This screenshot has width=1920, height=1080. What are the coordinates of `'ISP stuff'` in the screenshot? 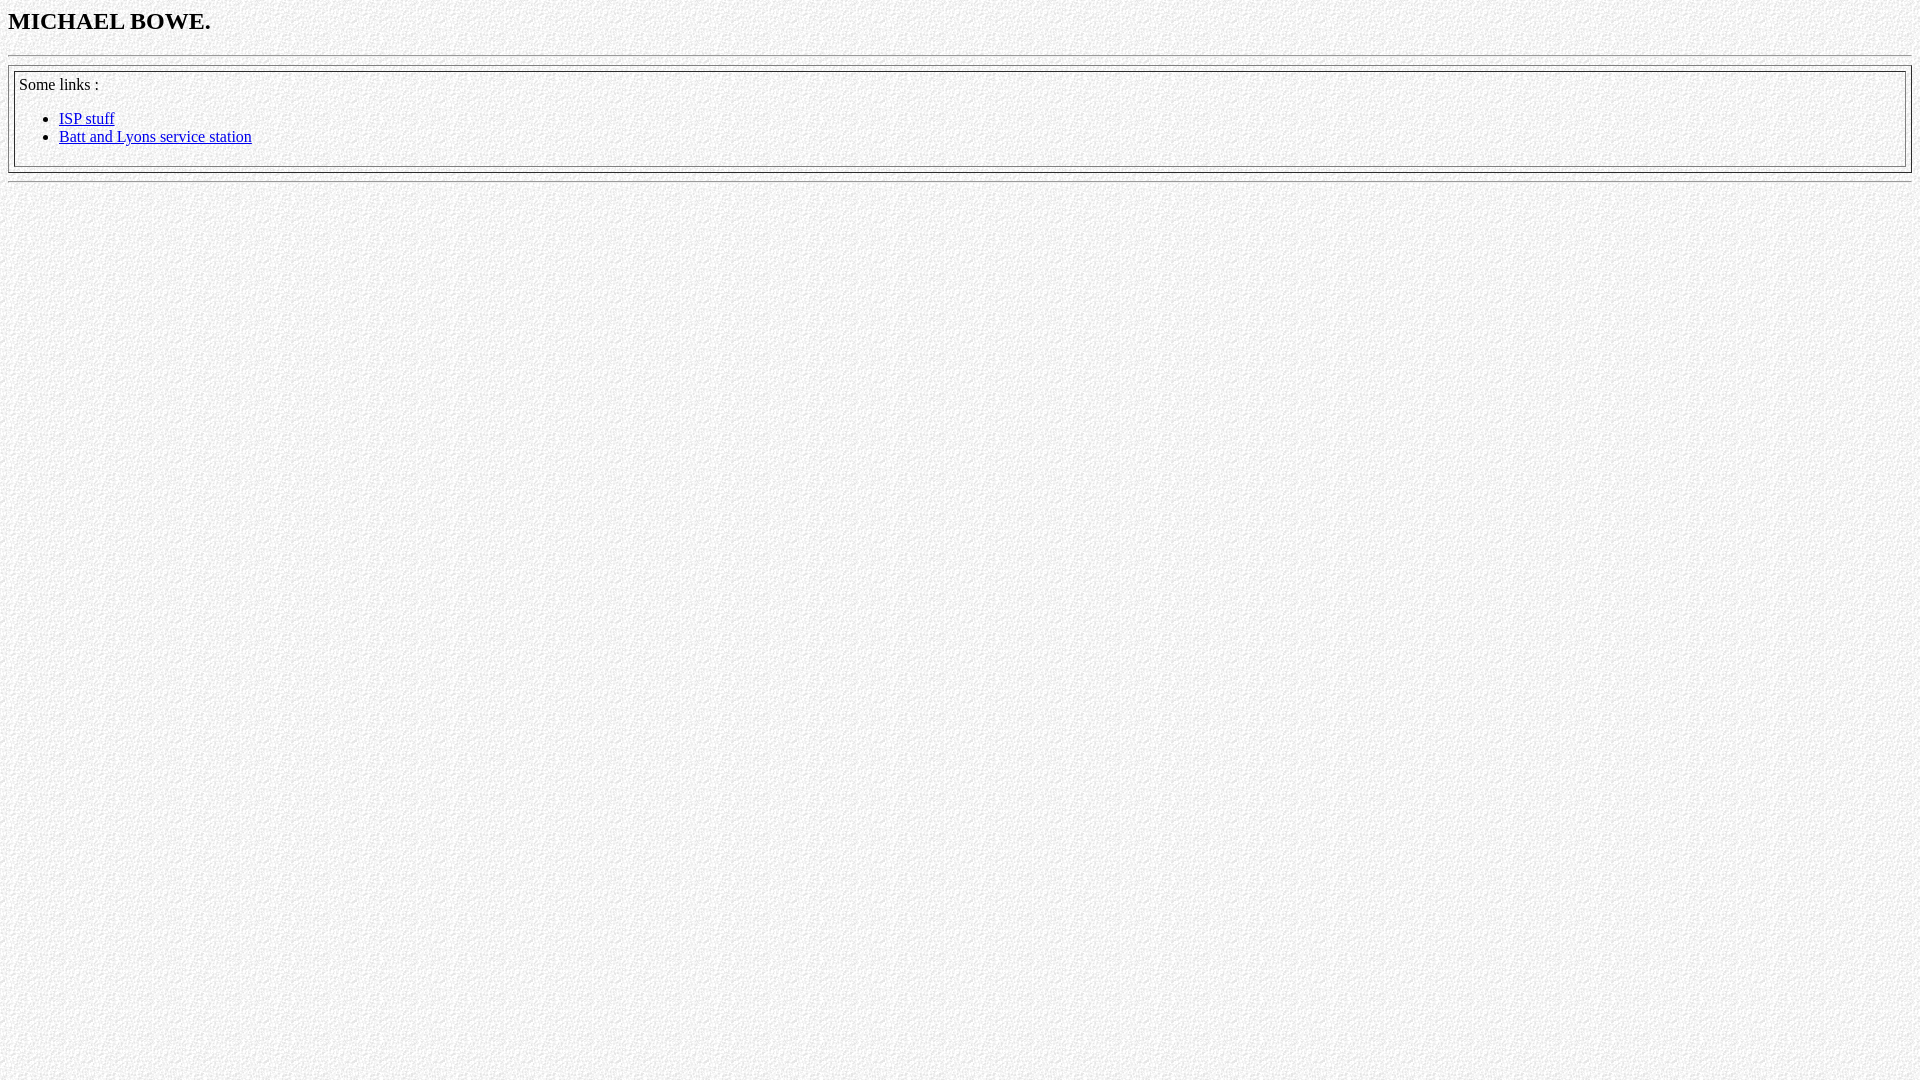 It's located at (85, 118).